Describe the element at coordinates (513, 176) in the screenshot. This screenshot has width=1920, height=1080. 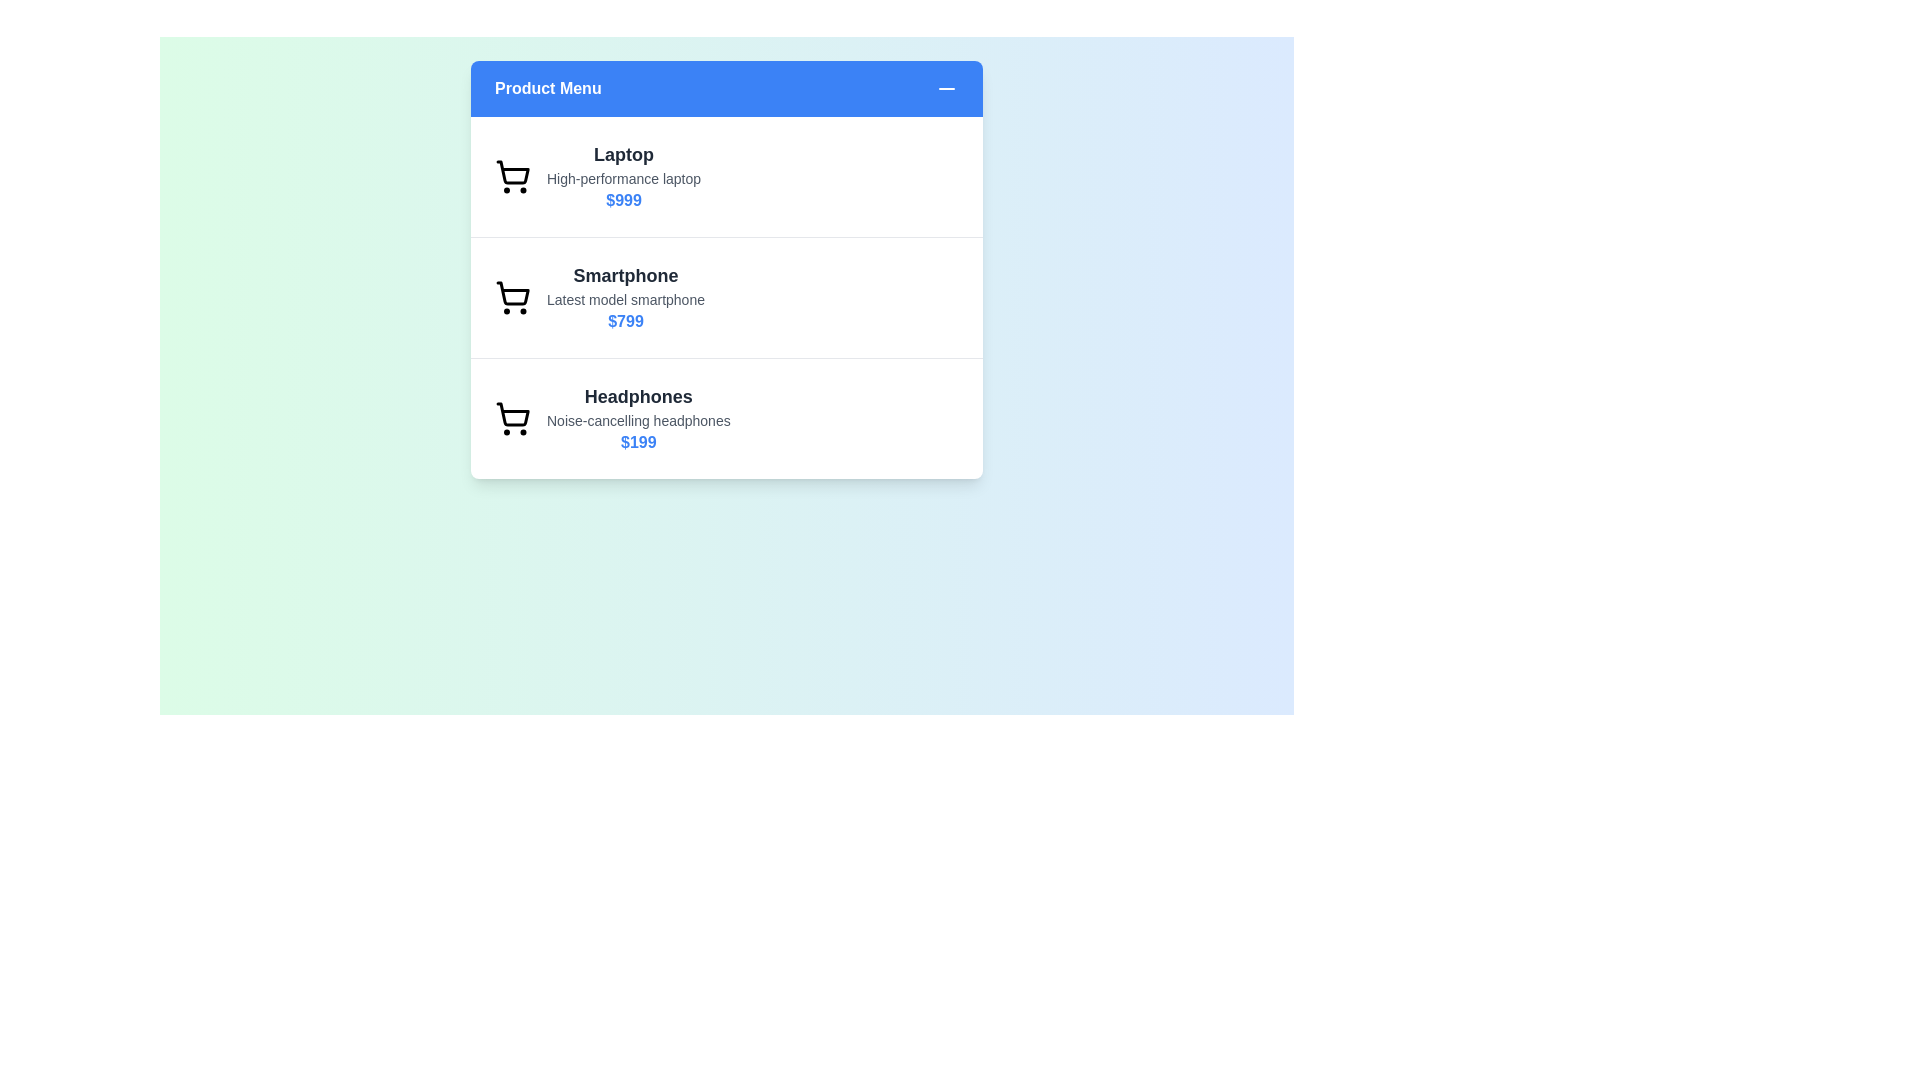
I see `the product icon for Laptop` at that location.